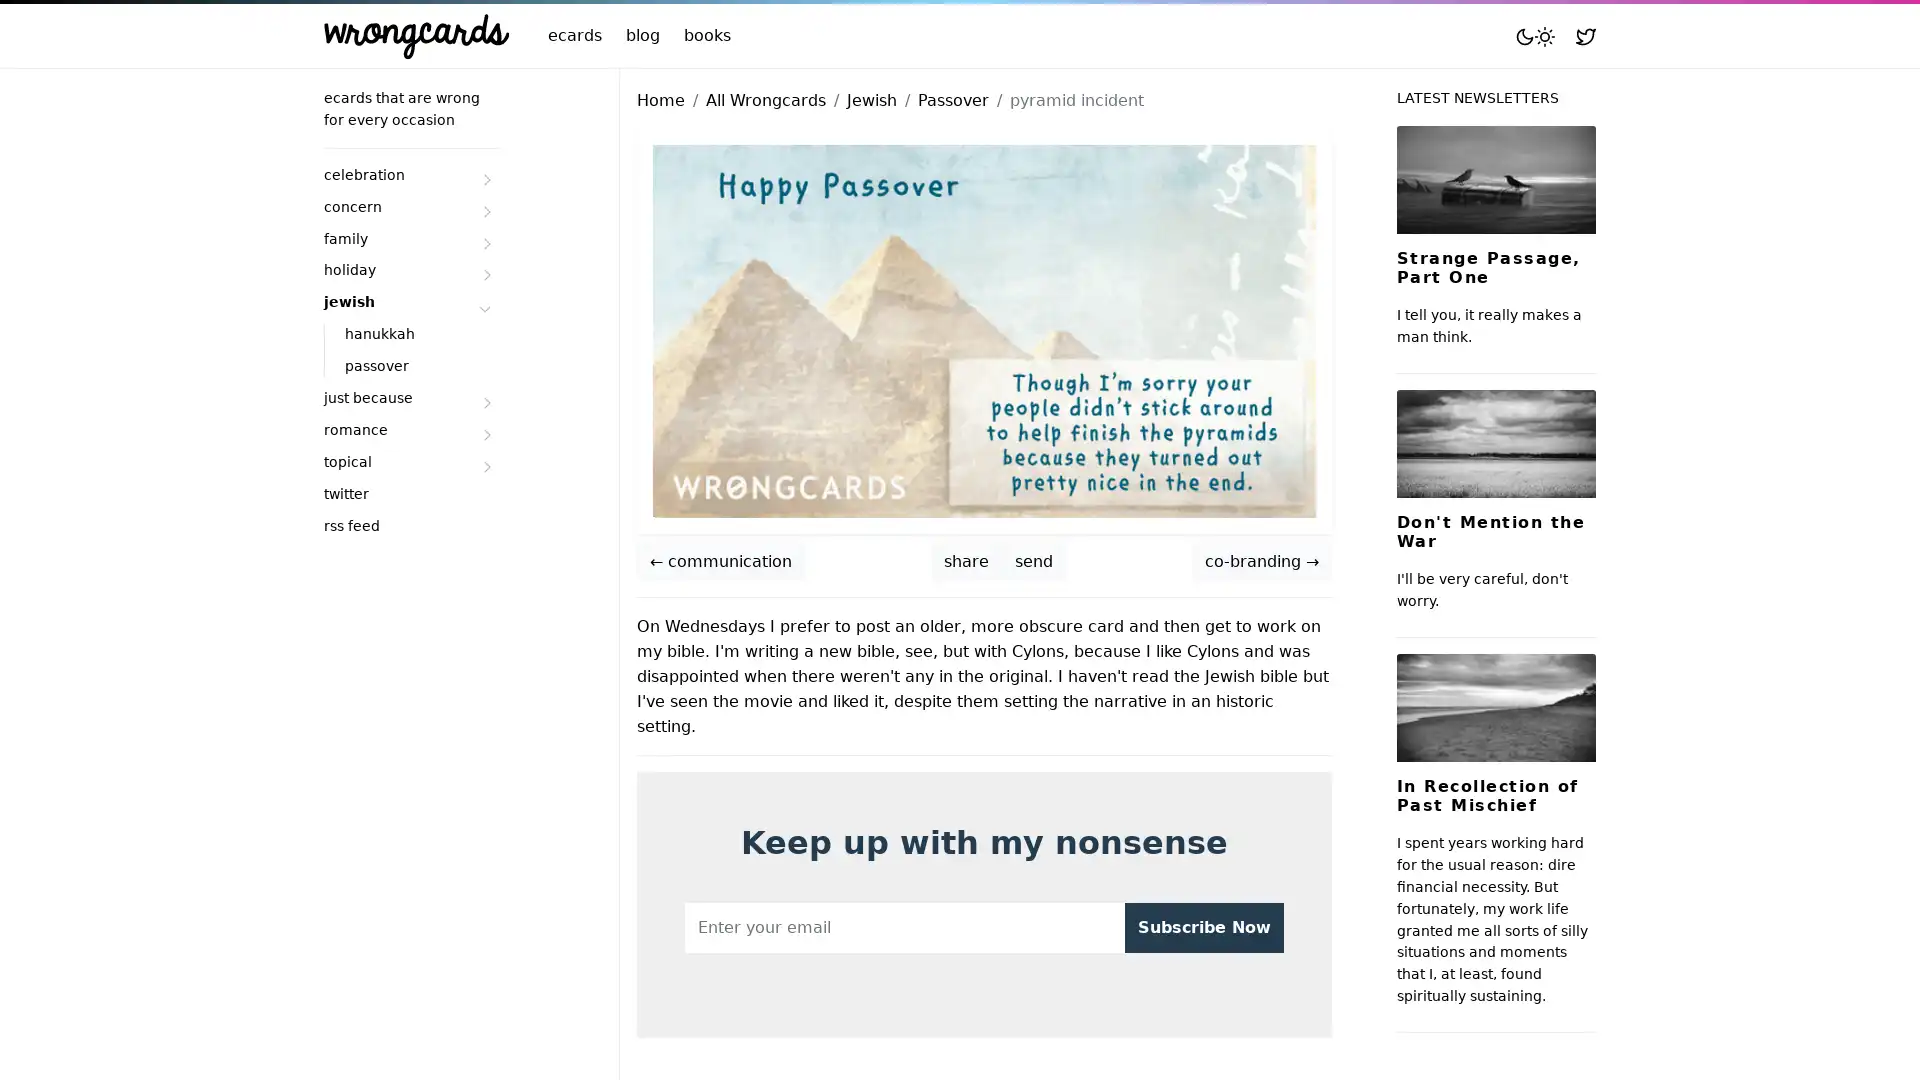 The height and width of the screenshot is (1080, 1920). Describe the element at coordinates (484, 402) in the screenshot. I see `Submenu` at that location.